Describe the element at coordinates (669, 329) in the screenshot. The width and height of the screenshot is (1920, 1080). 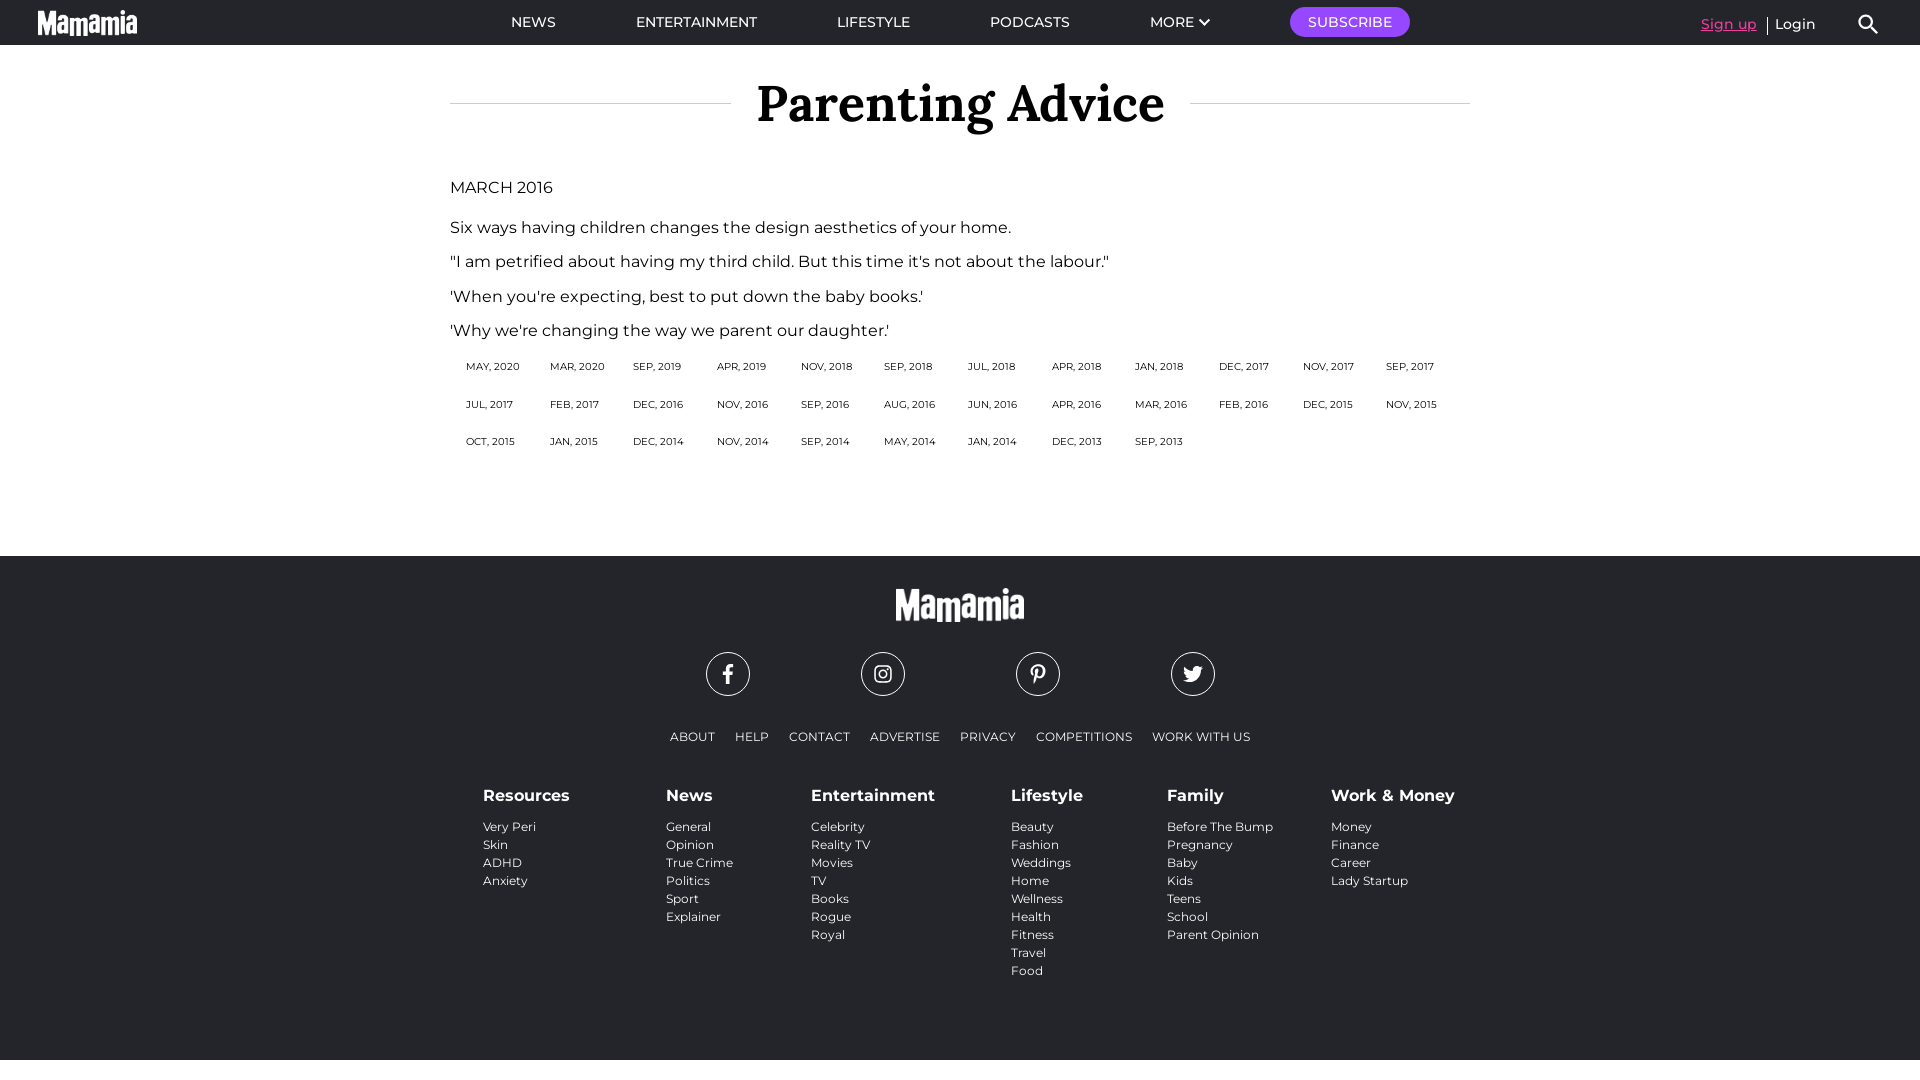
I see `''Why we're changing the way we parent our daughter.''` at that location.